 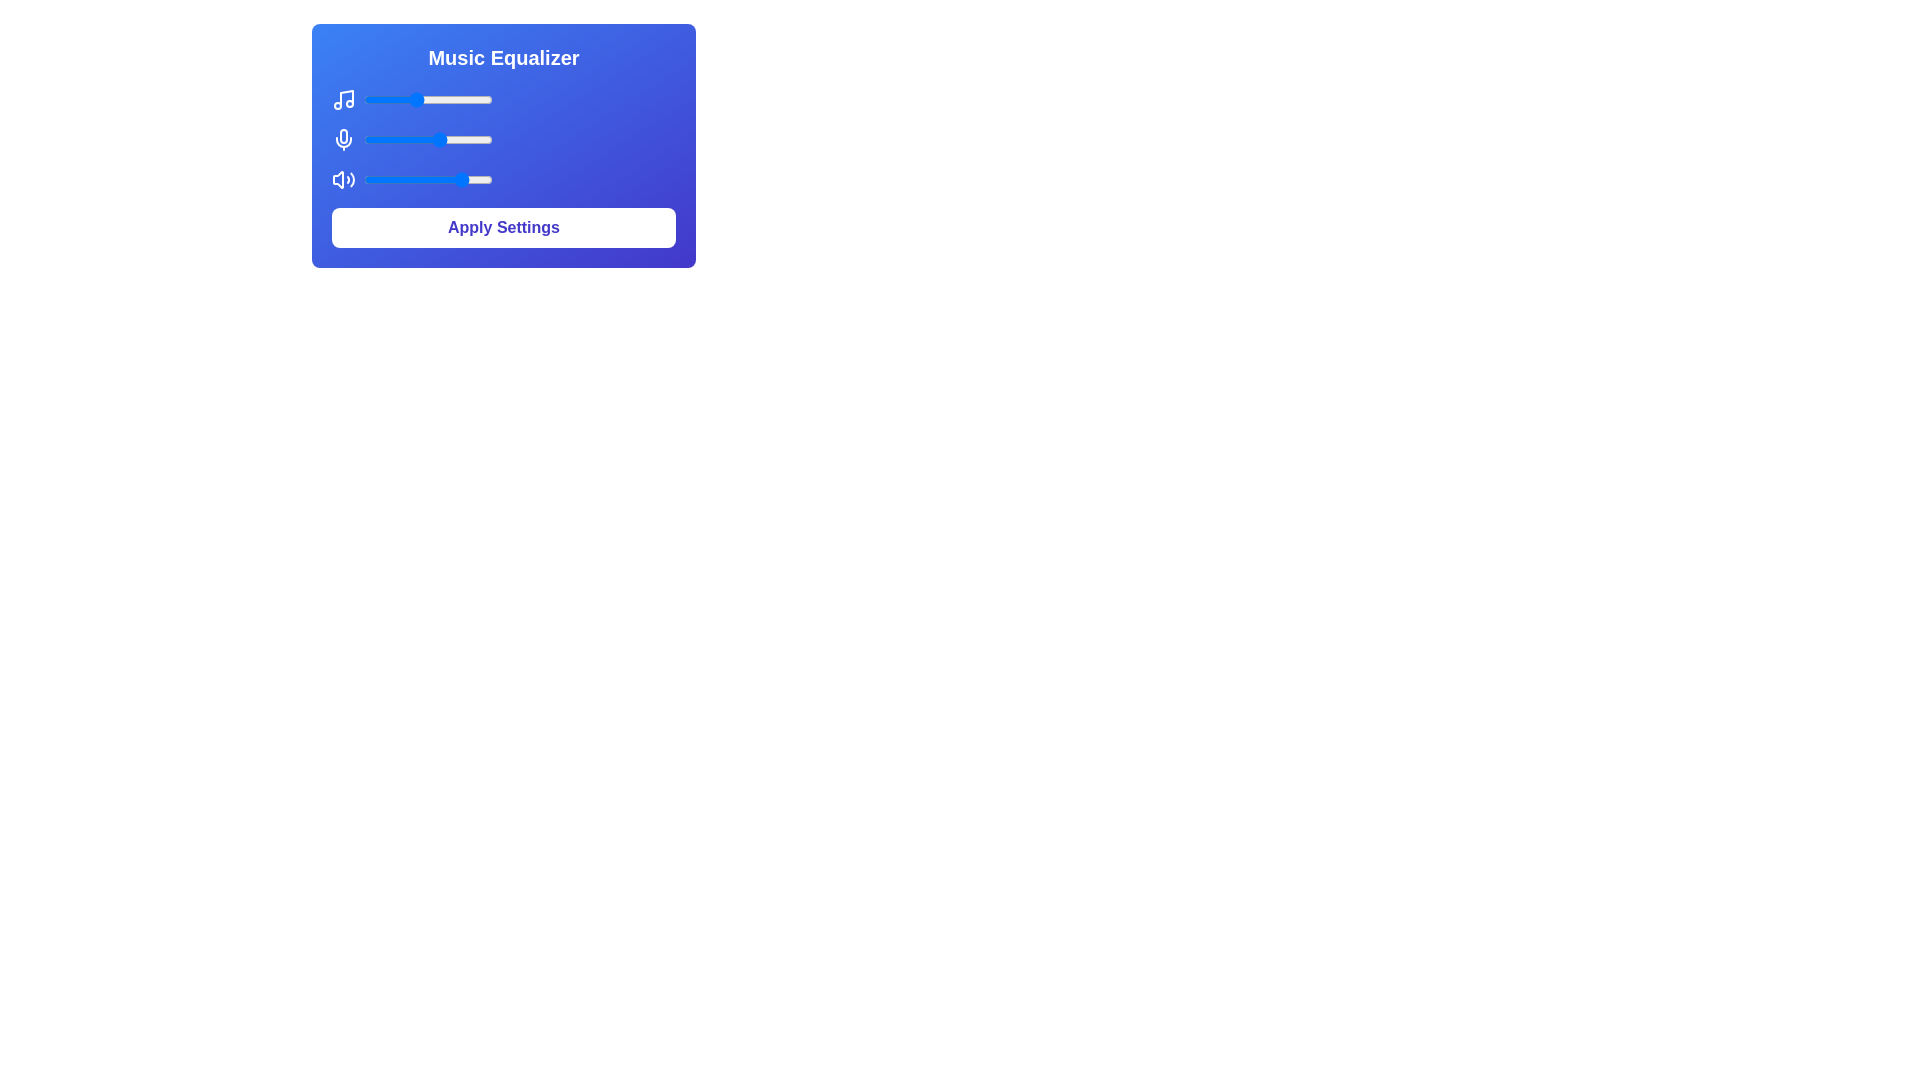 What do you see at coordinates (400, 100) in the screenshot?
I see `the music level` at bounding box center [400, 100].